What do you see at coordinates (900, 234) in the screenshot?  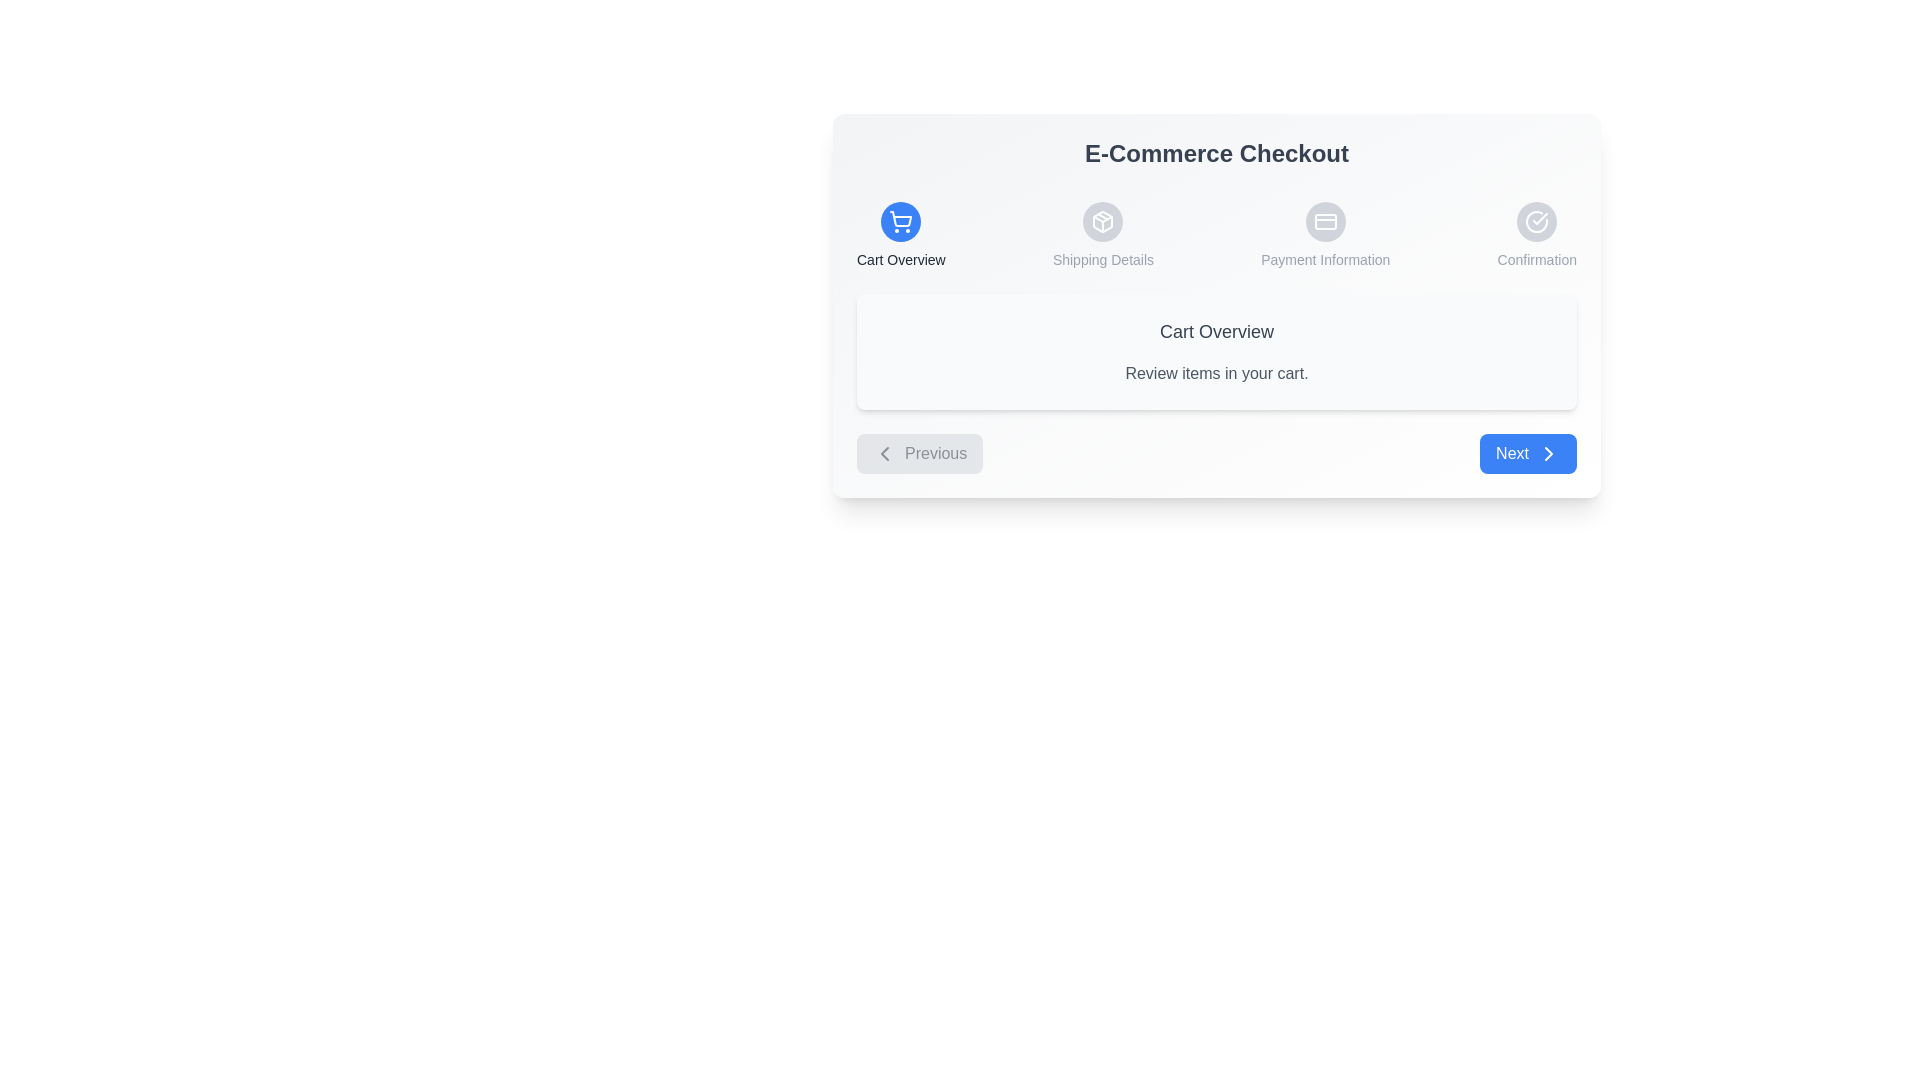 I see `the 'Cart Overview' text label of the progress step indicator, which features a blue circular icon with a white shopping cart symbol above it` at bounding box center [900, 234].